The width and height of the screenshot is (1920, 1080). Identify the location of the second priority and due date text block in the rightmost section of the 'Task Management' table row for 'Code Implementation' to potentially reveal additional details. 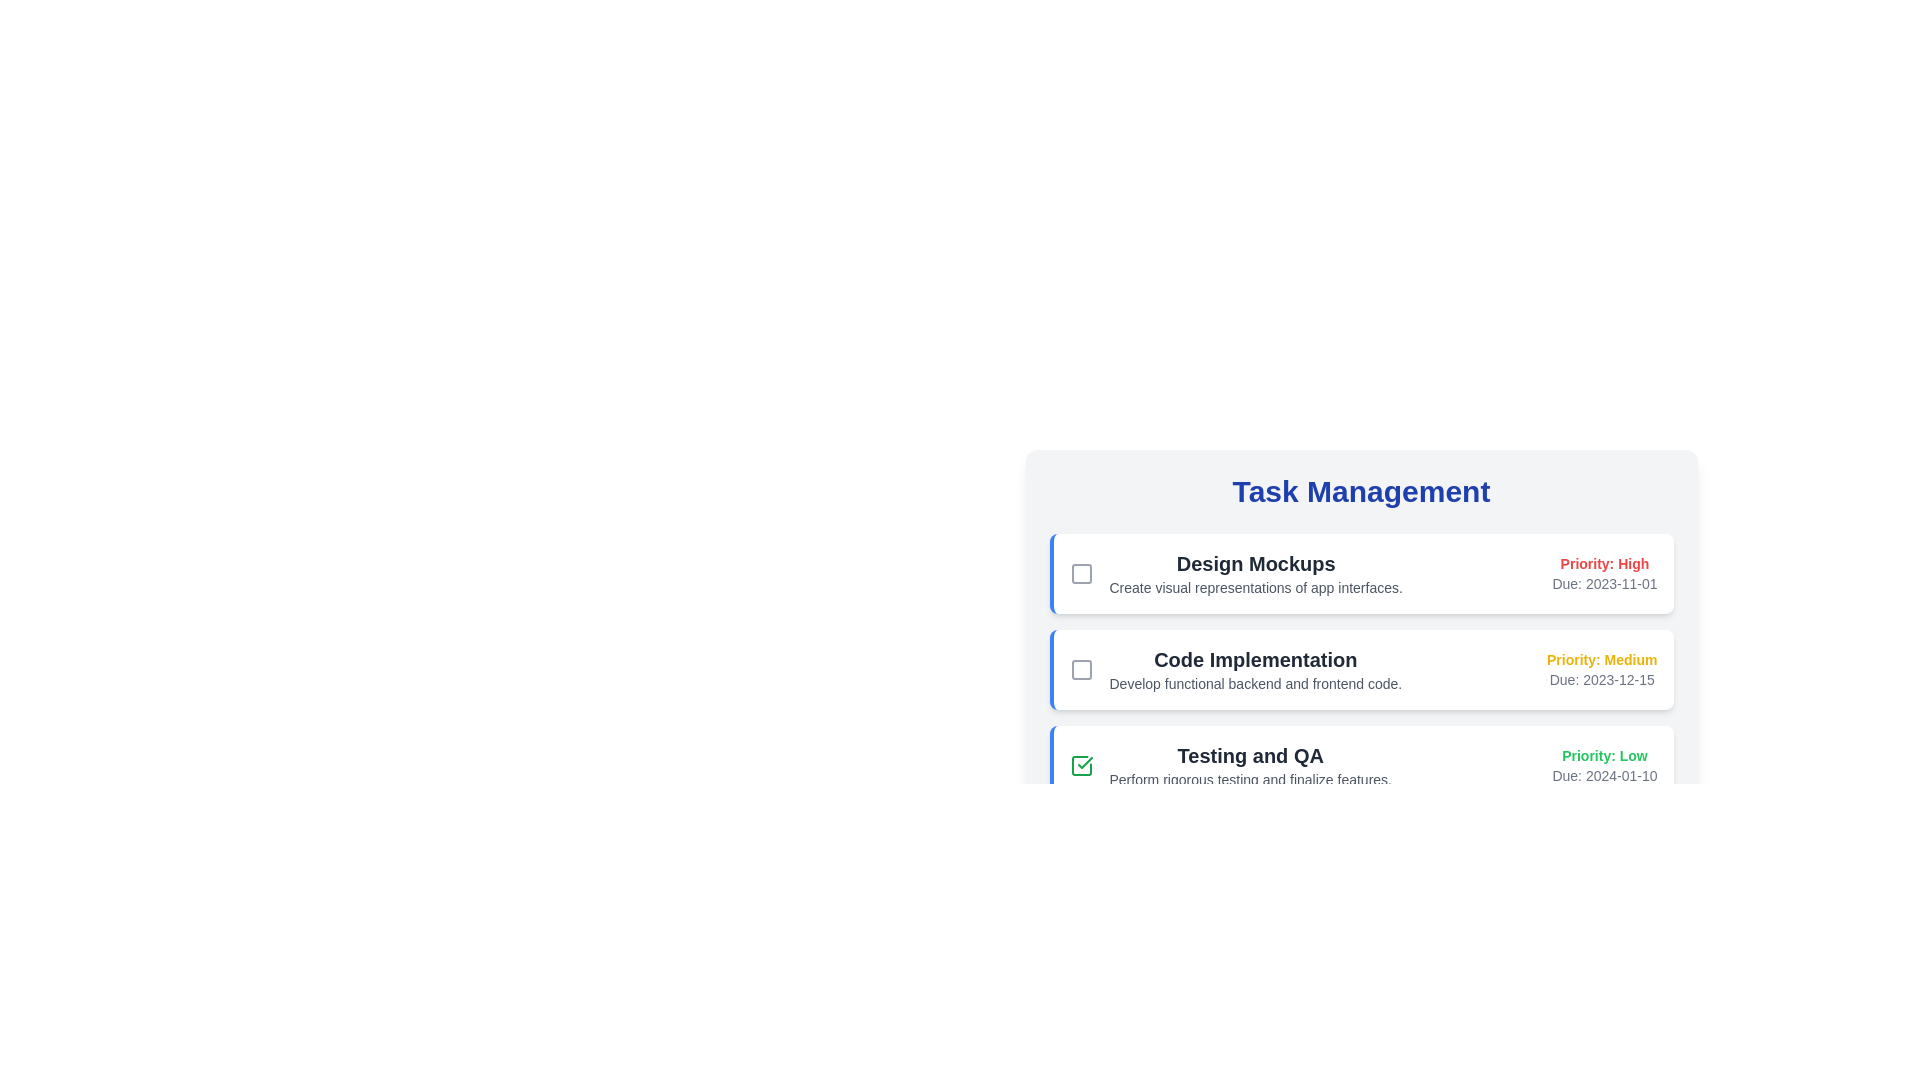
(1602, 670).